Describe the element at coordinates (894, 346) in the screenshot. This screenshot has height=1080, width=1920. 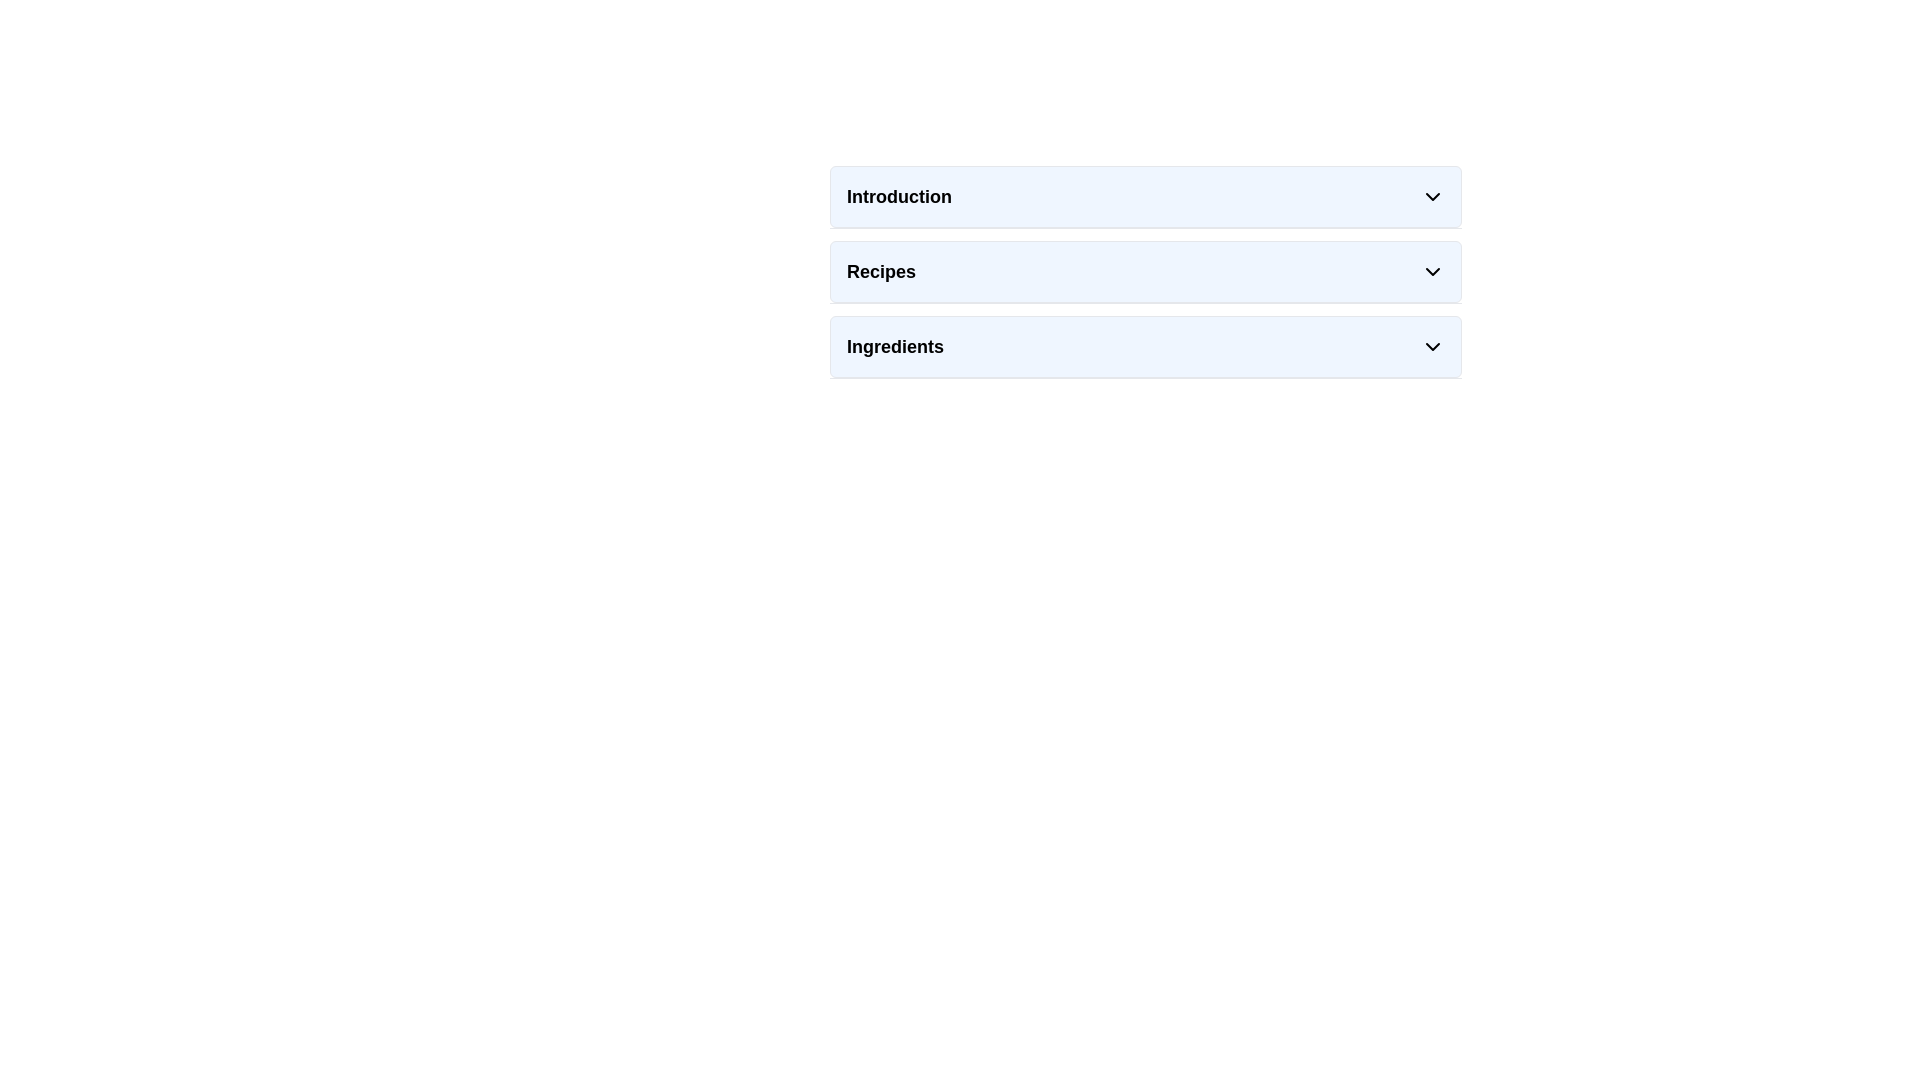
I see `the 'Ingredients' heading text, which is a bold and larger font size element located within a collapsible section below the 'Recipes' header` at that location.